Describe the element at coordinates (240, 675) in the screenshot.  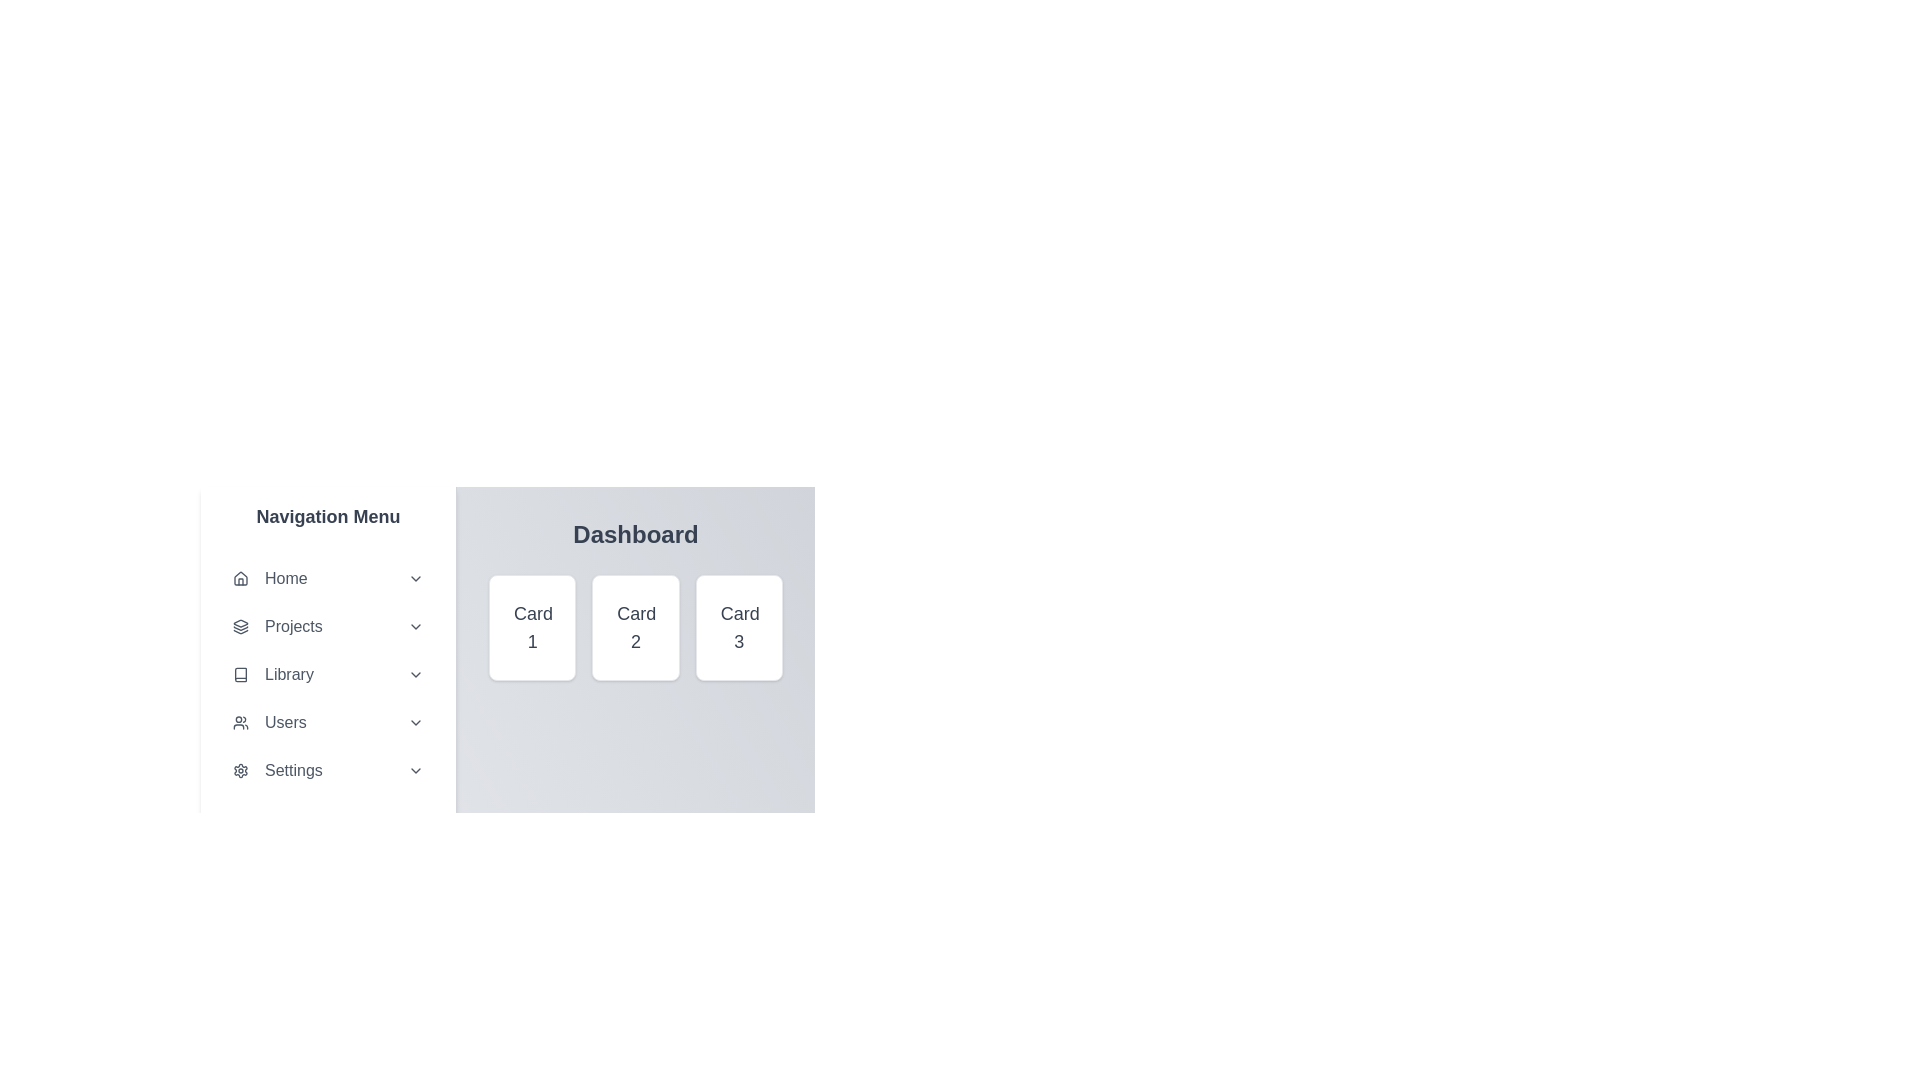
I see `the 'Library' icon located in the vertical menu on the left side of the interface, which represents the 'Library' section in the navigation menu` at that location.